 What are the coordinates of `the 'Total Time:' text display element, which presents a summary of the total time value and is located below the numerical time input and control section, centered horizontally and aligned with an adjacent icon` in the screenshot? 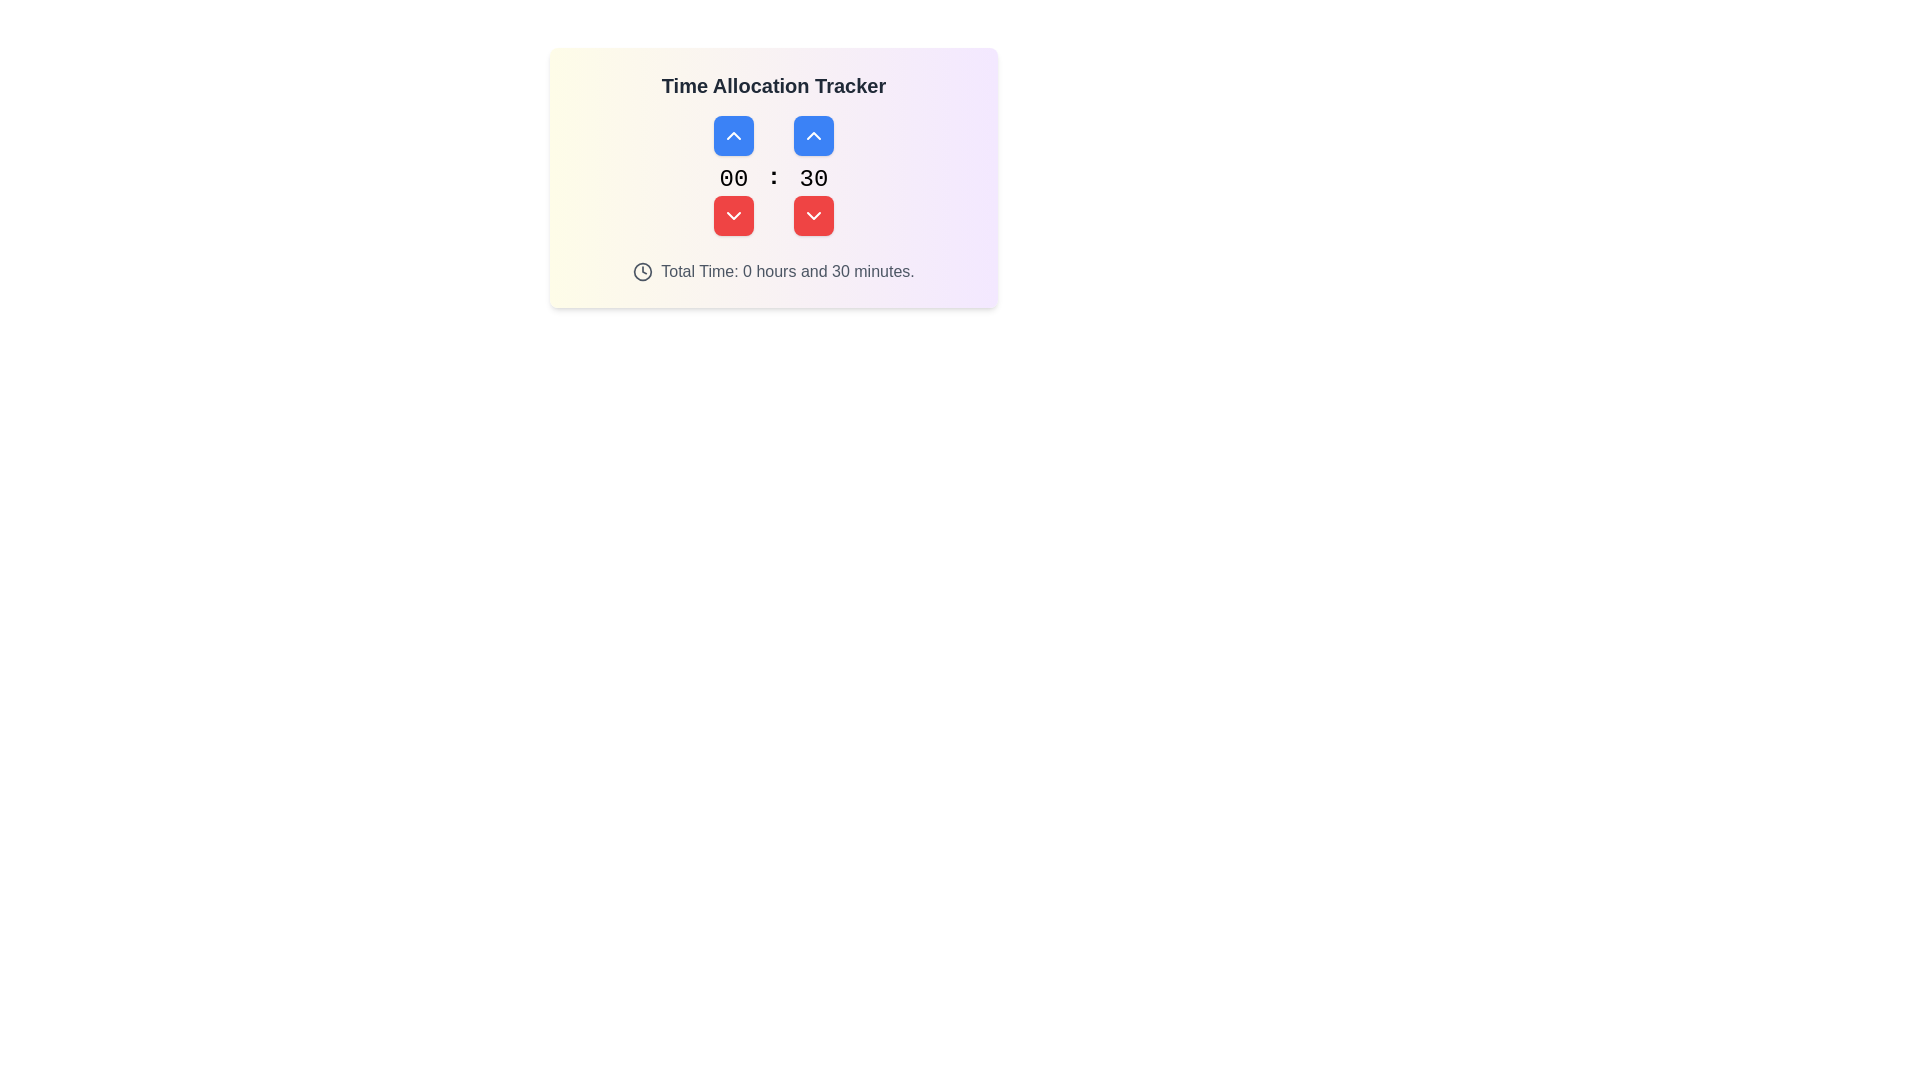 It's located at (786, 272).